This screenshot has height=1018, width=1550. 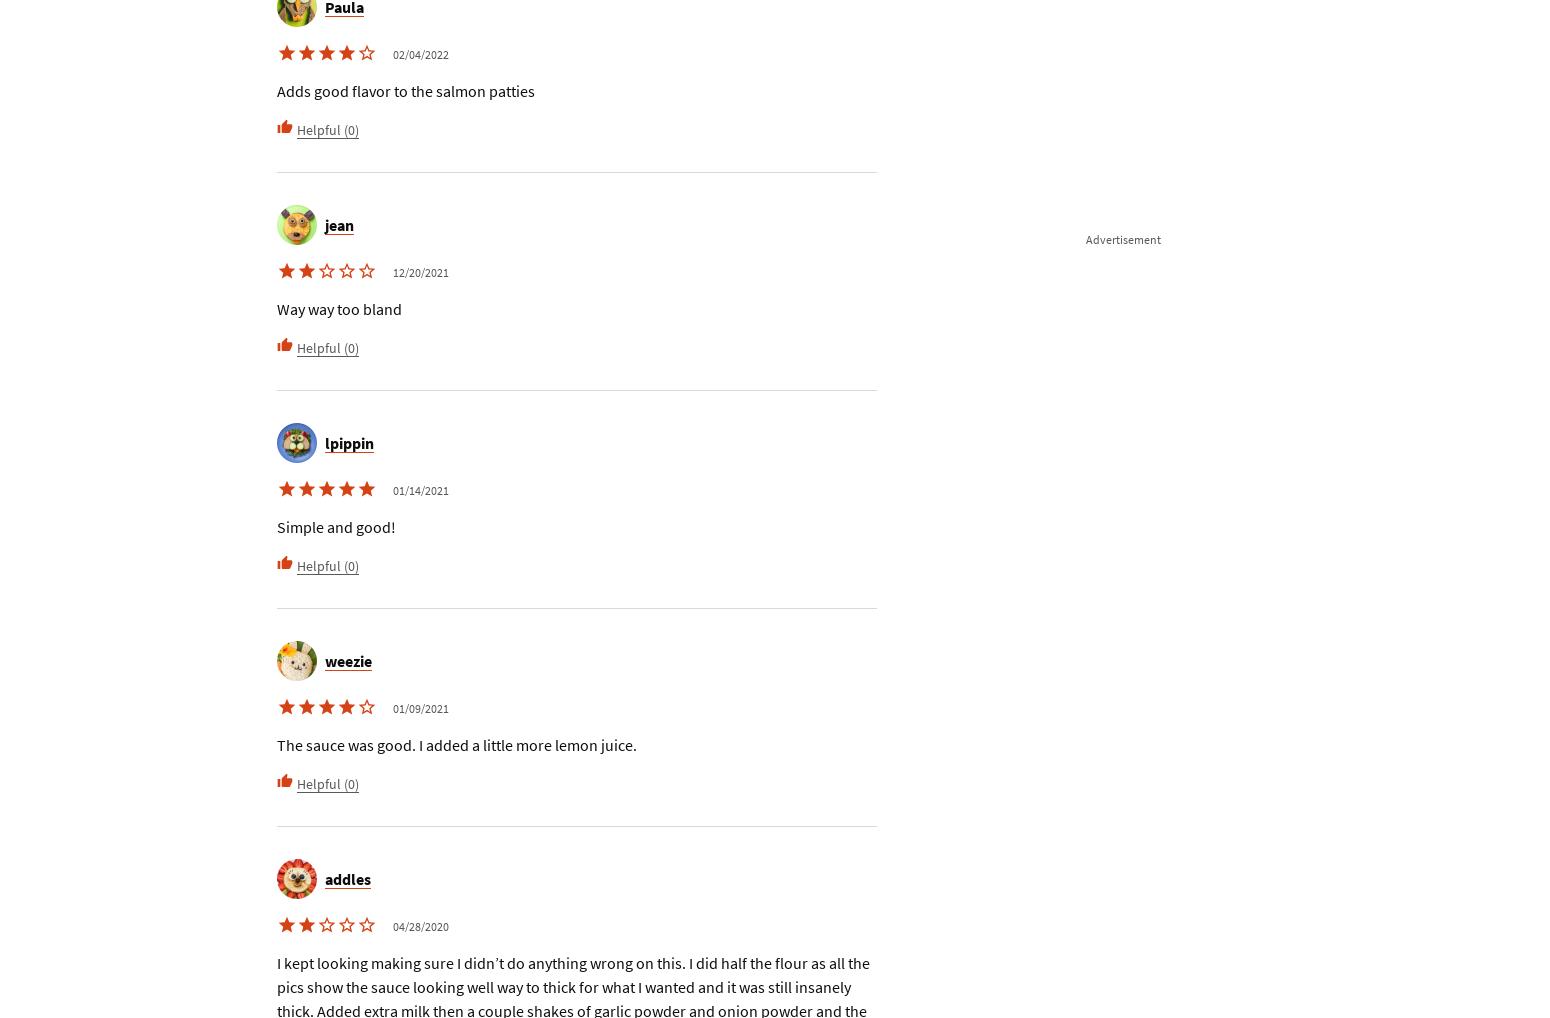 I want to click on '04/28/2020', so click(x=420, y=925).